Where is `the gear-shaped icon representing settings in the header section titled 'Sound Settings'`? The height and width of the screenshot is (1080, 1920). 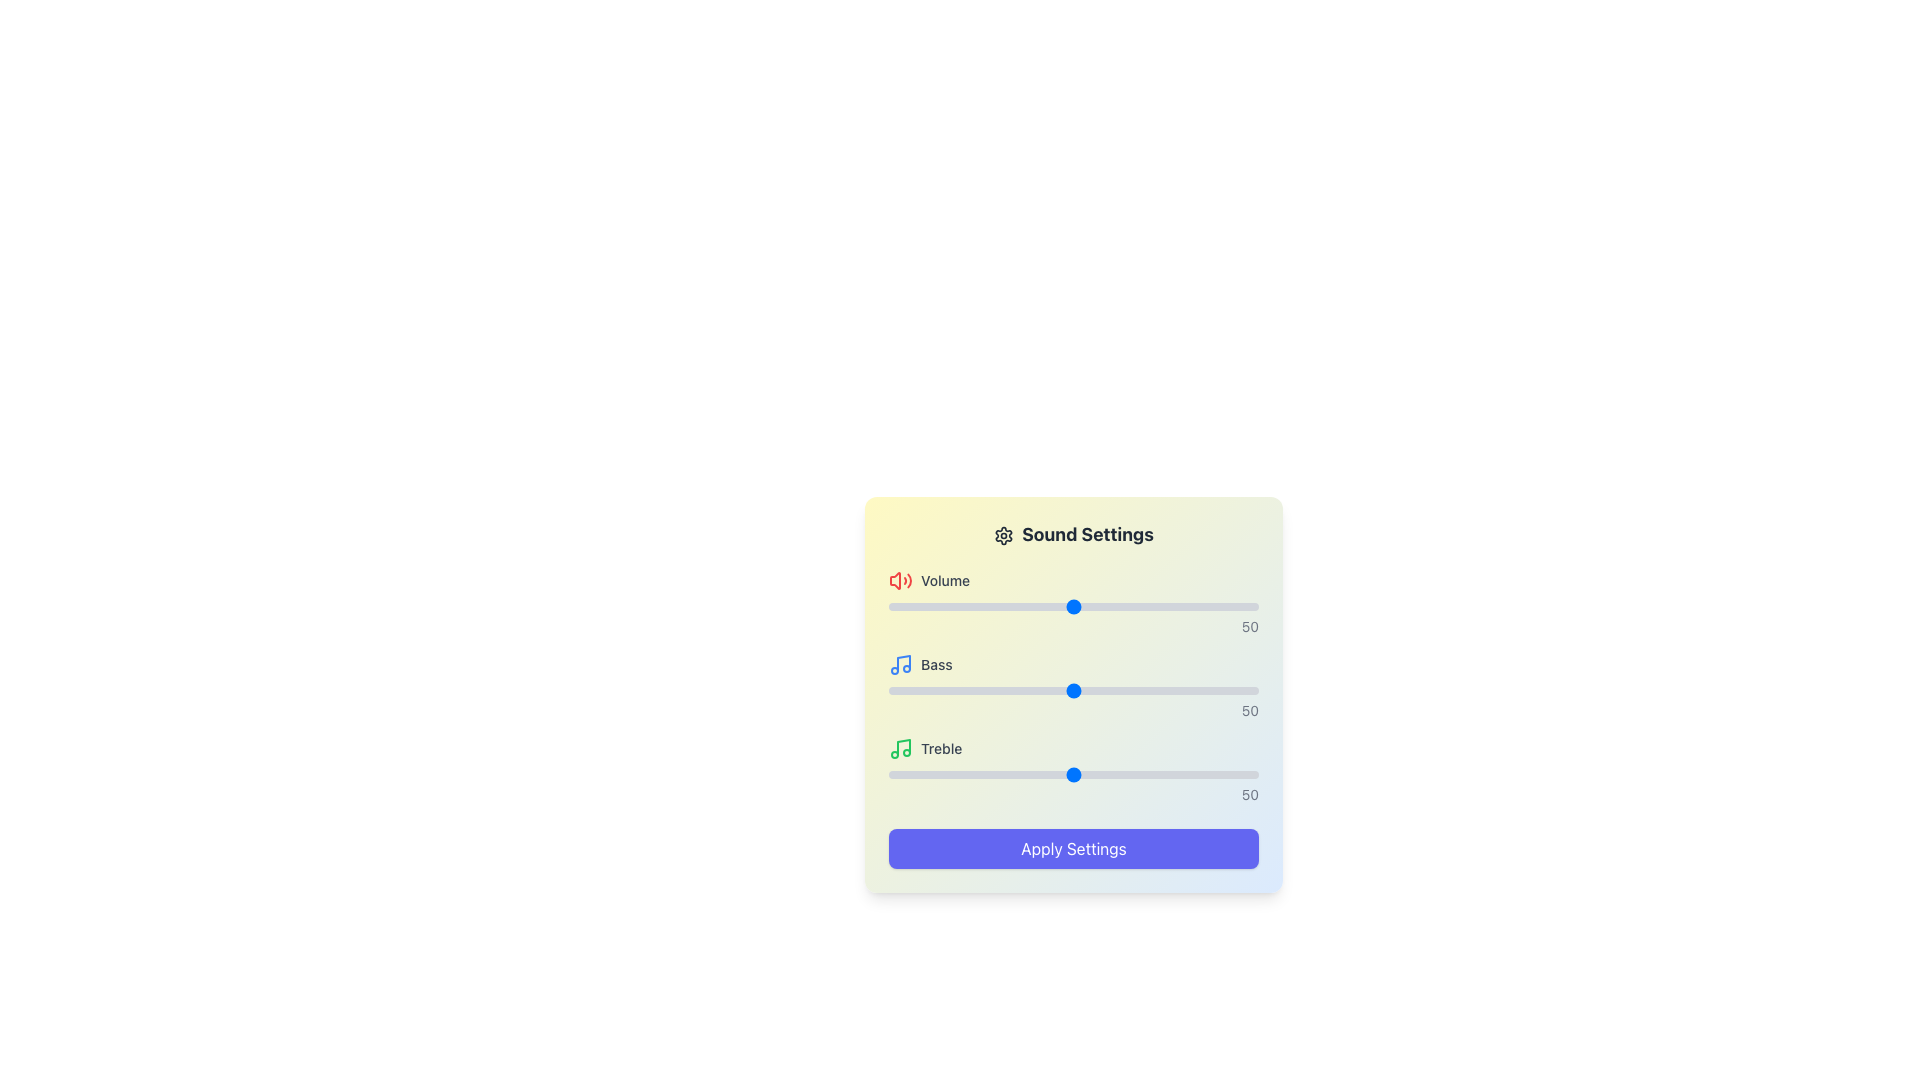 the gear-shaped icon representing settings in the header section titled 'Sound Settings' is located at coordinates (1004, 535).